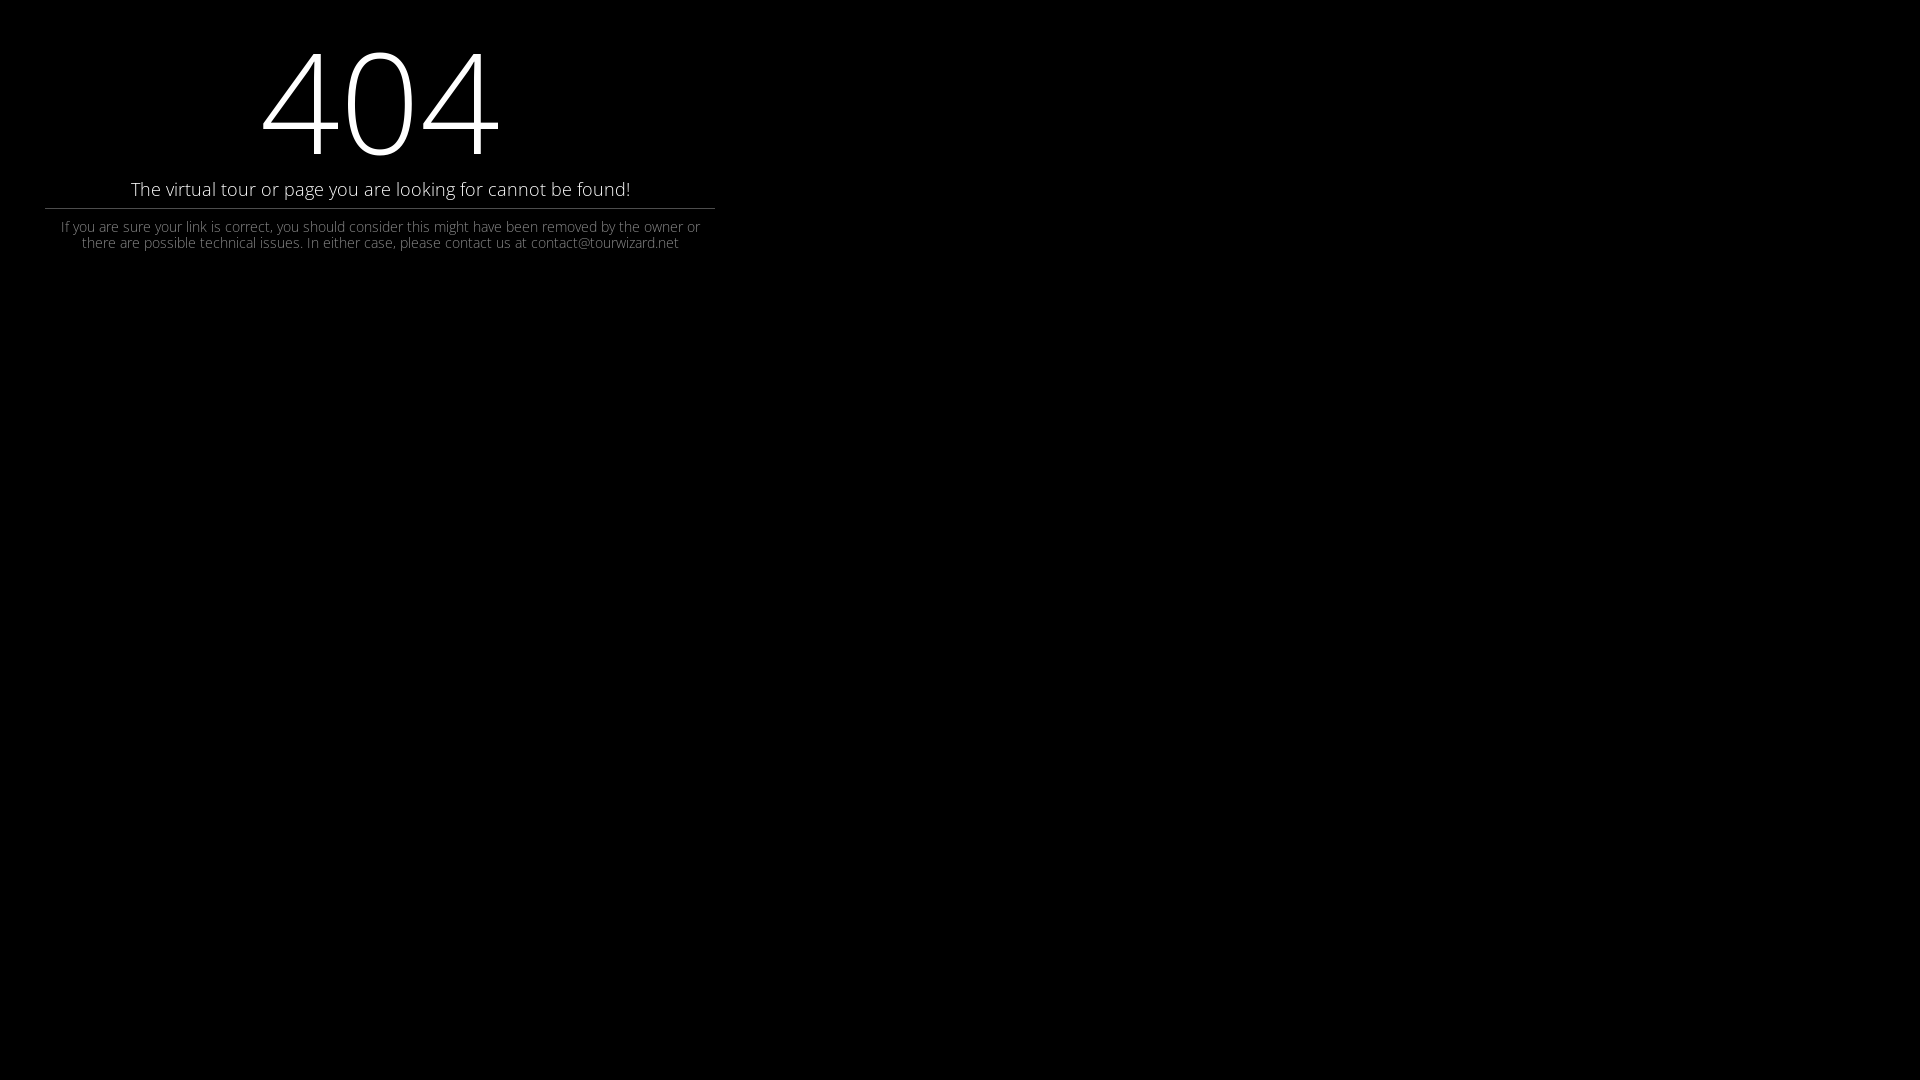 This screenshot has width=1920, height=1080. Describe the element at coordinates (603, 241) in the screenshot. I see `'contact@tourwizard.net'` at that location.